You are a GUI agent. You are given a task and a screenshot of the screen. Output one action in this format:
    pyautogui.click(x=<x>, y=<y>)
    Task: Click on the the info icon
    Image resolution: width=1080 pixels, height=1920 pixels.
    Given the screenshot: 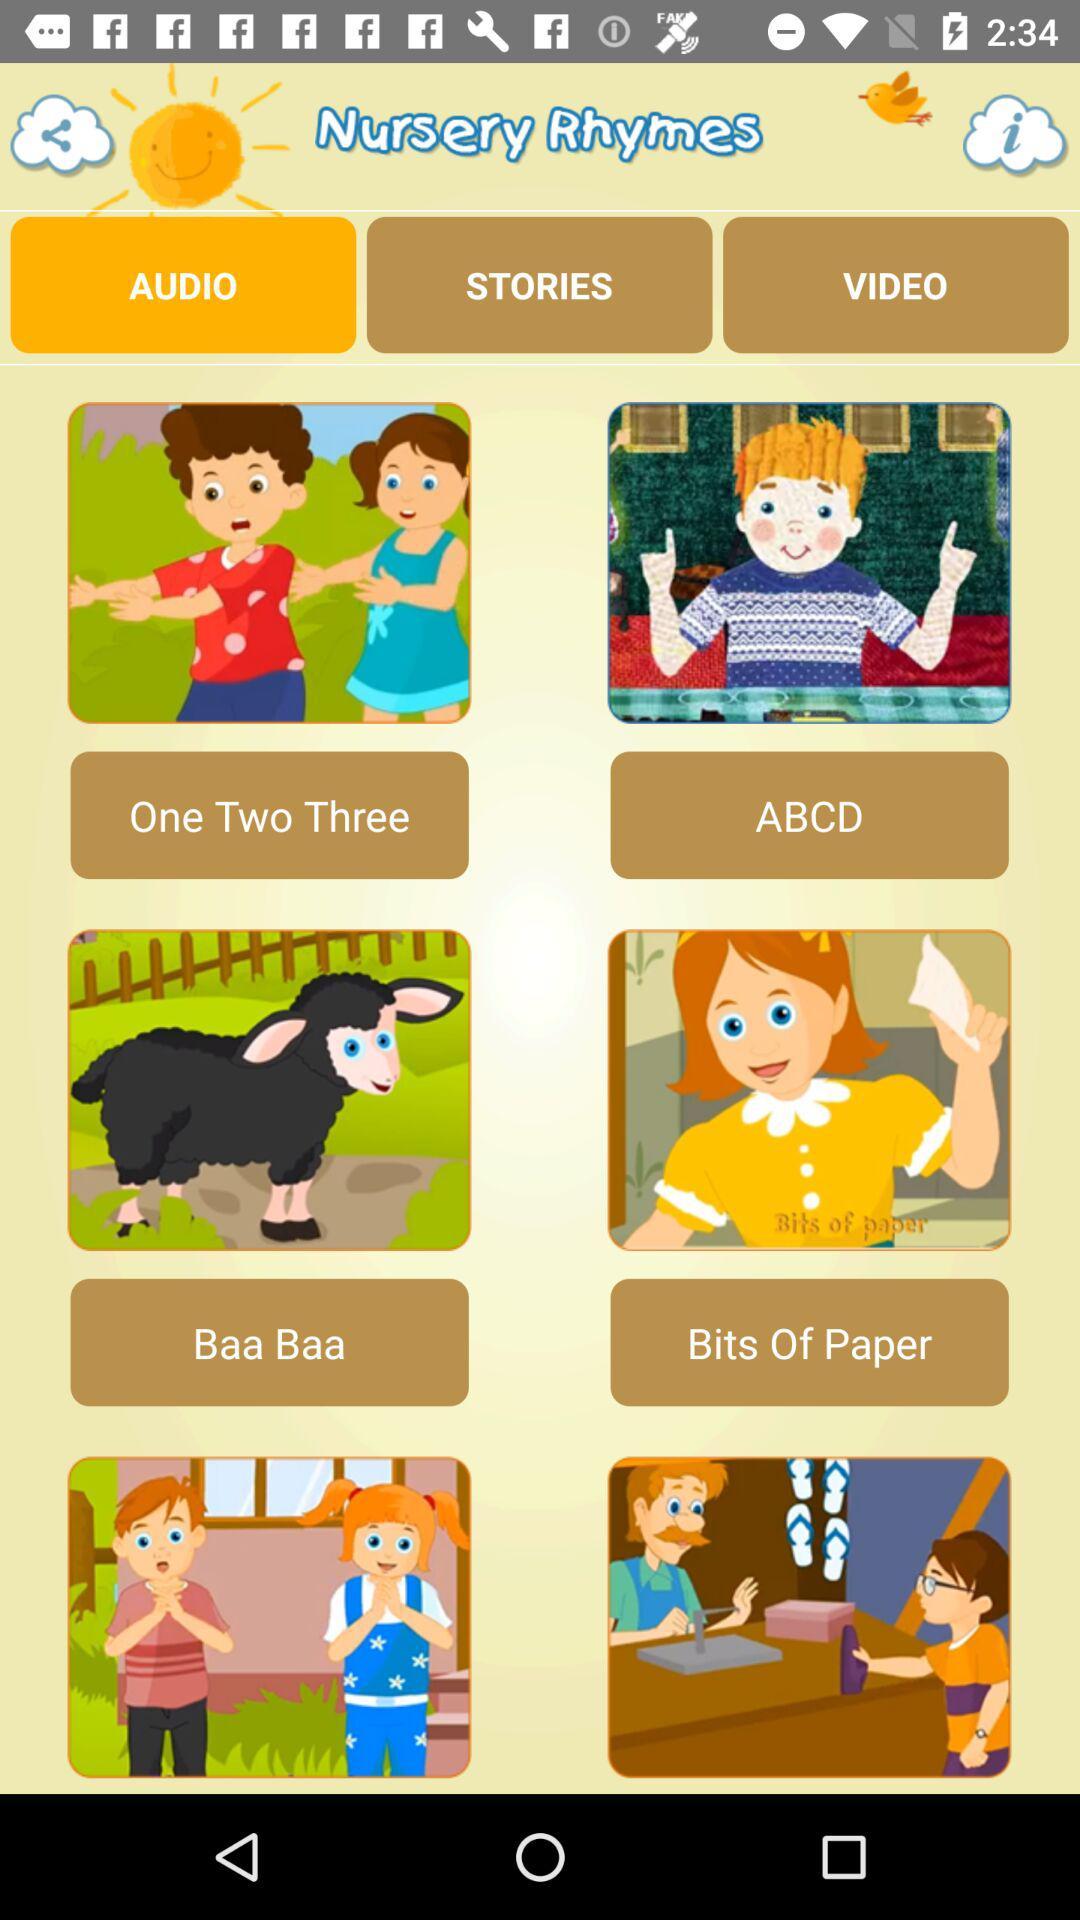 What is the action you would take?
    pyautogui.click(x=1016, y=135)
    